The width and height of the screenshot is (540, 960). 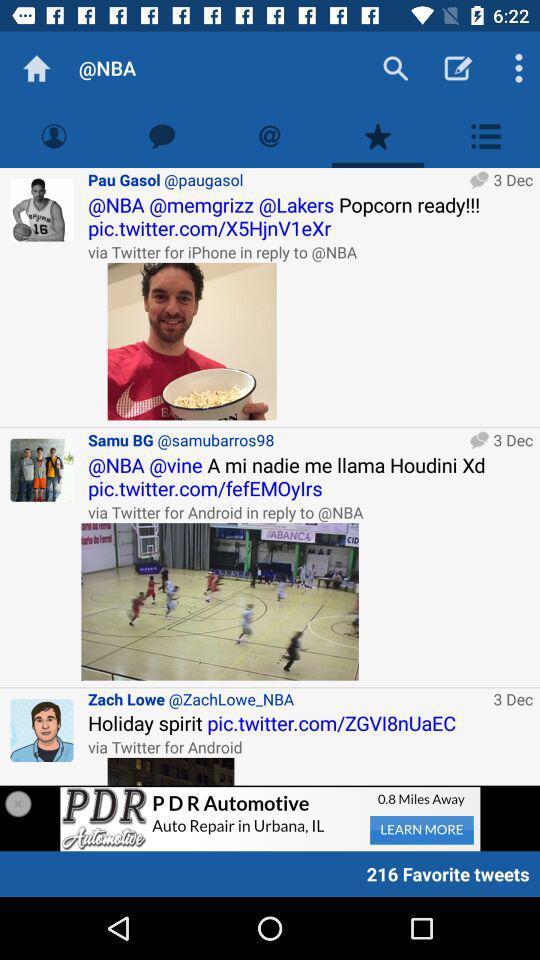 What do you see at coordinates (485, 135) in the screenshot?
I see `profile option menu` at bounding box center [485, 135].